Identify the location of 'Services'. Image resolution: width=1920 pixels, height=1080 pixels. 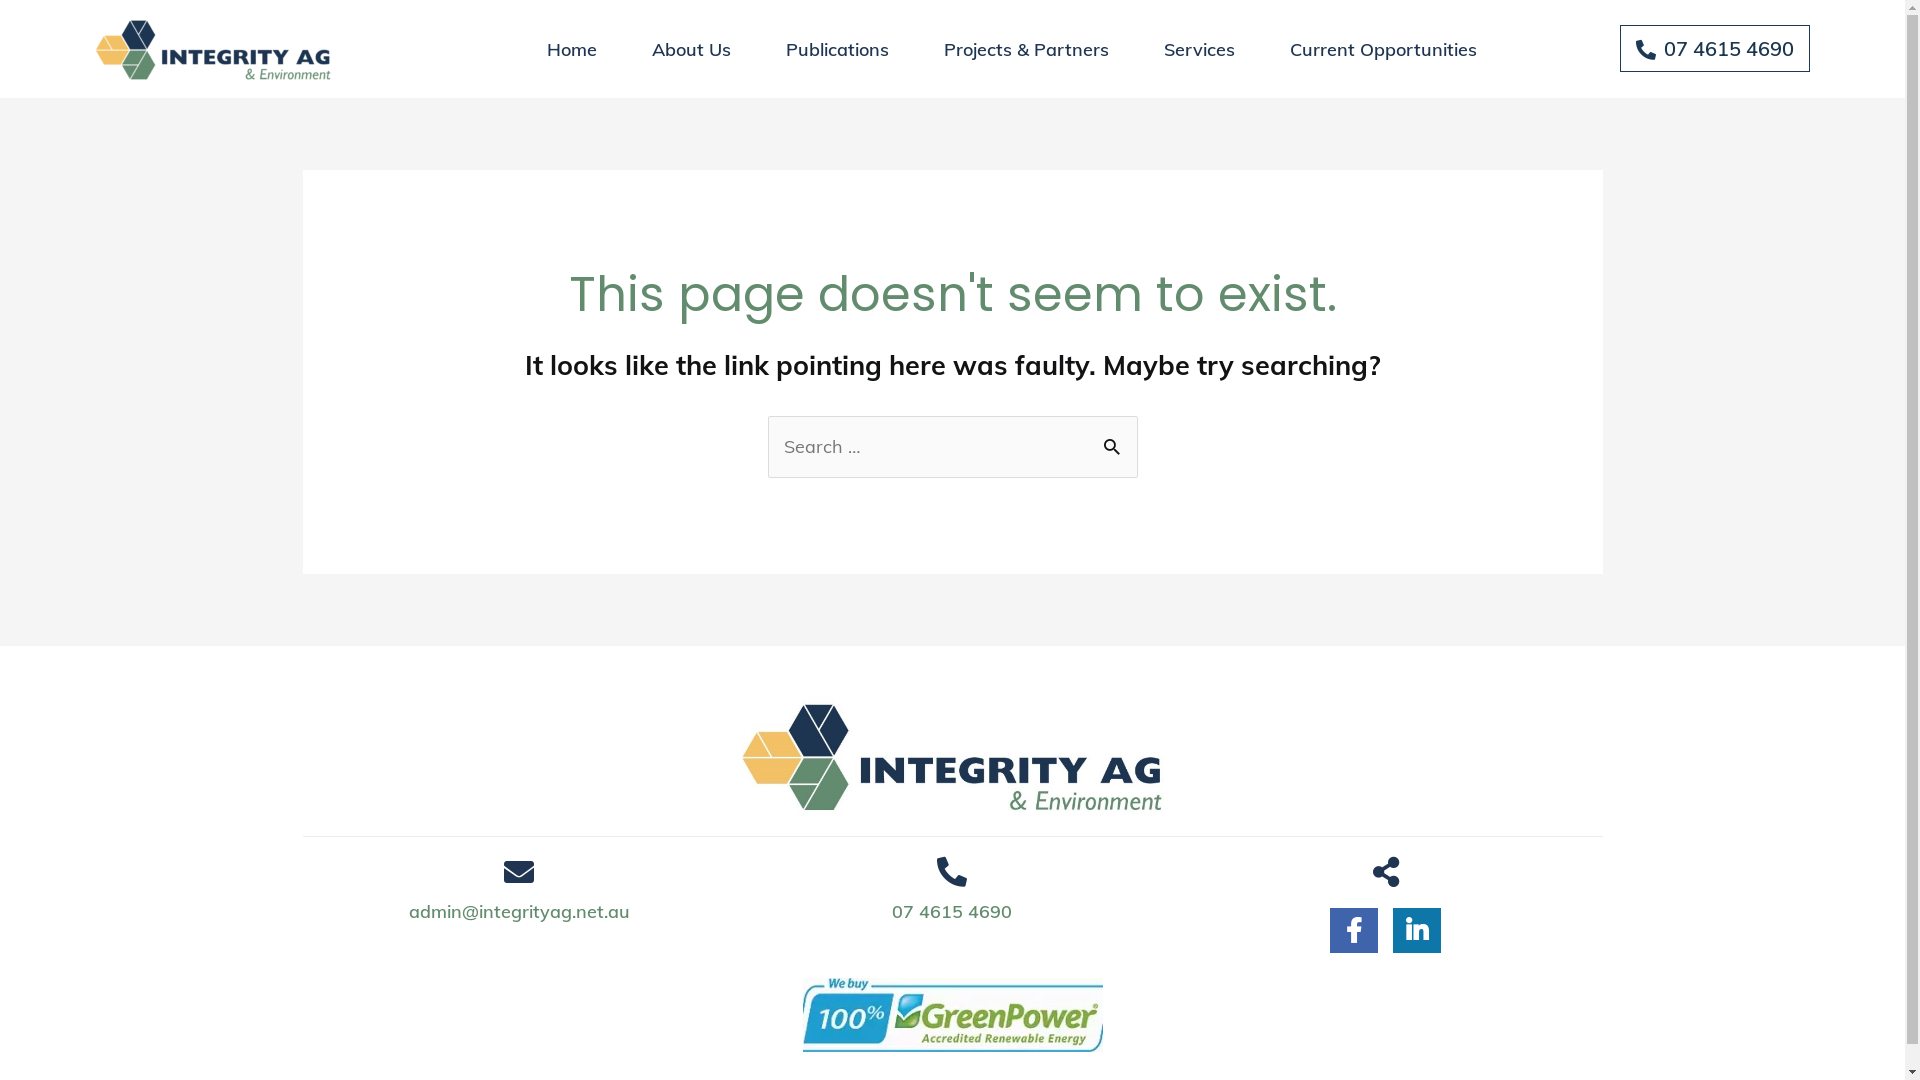
(1199, 48).